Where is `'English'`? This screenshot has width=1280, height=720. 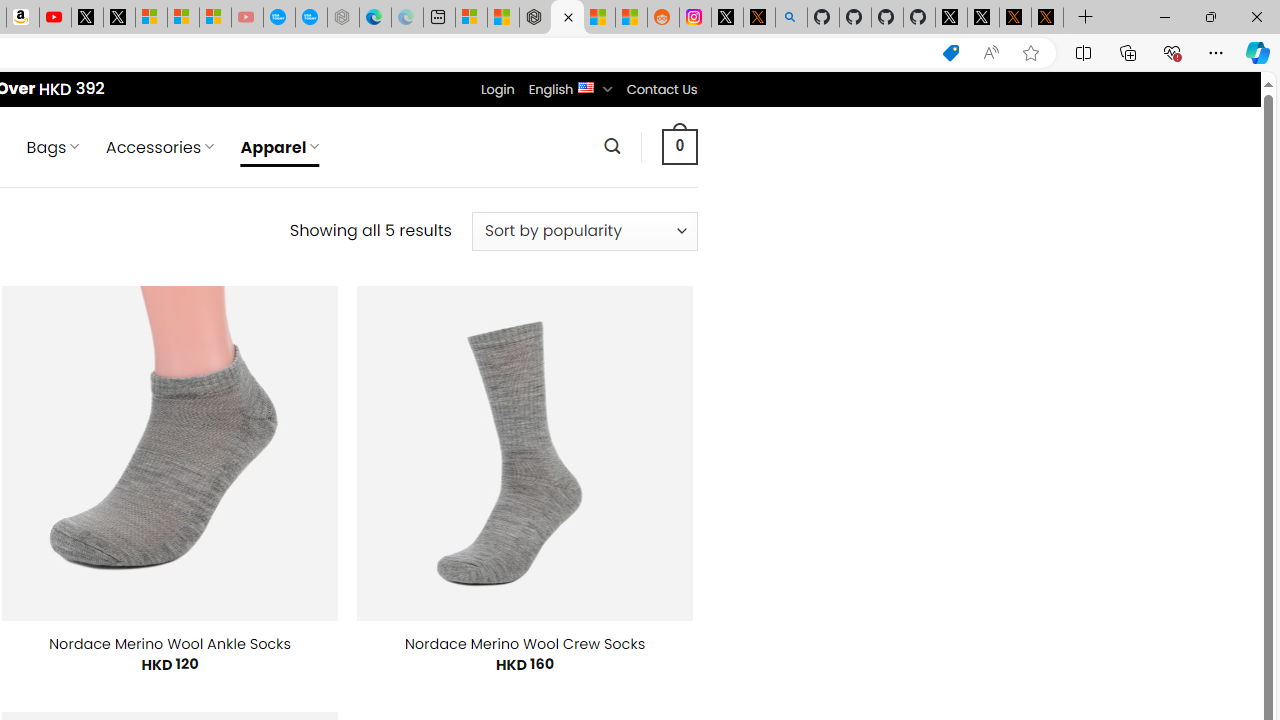 'English' is located at coordinates (585, 85).